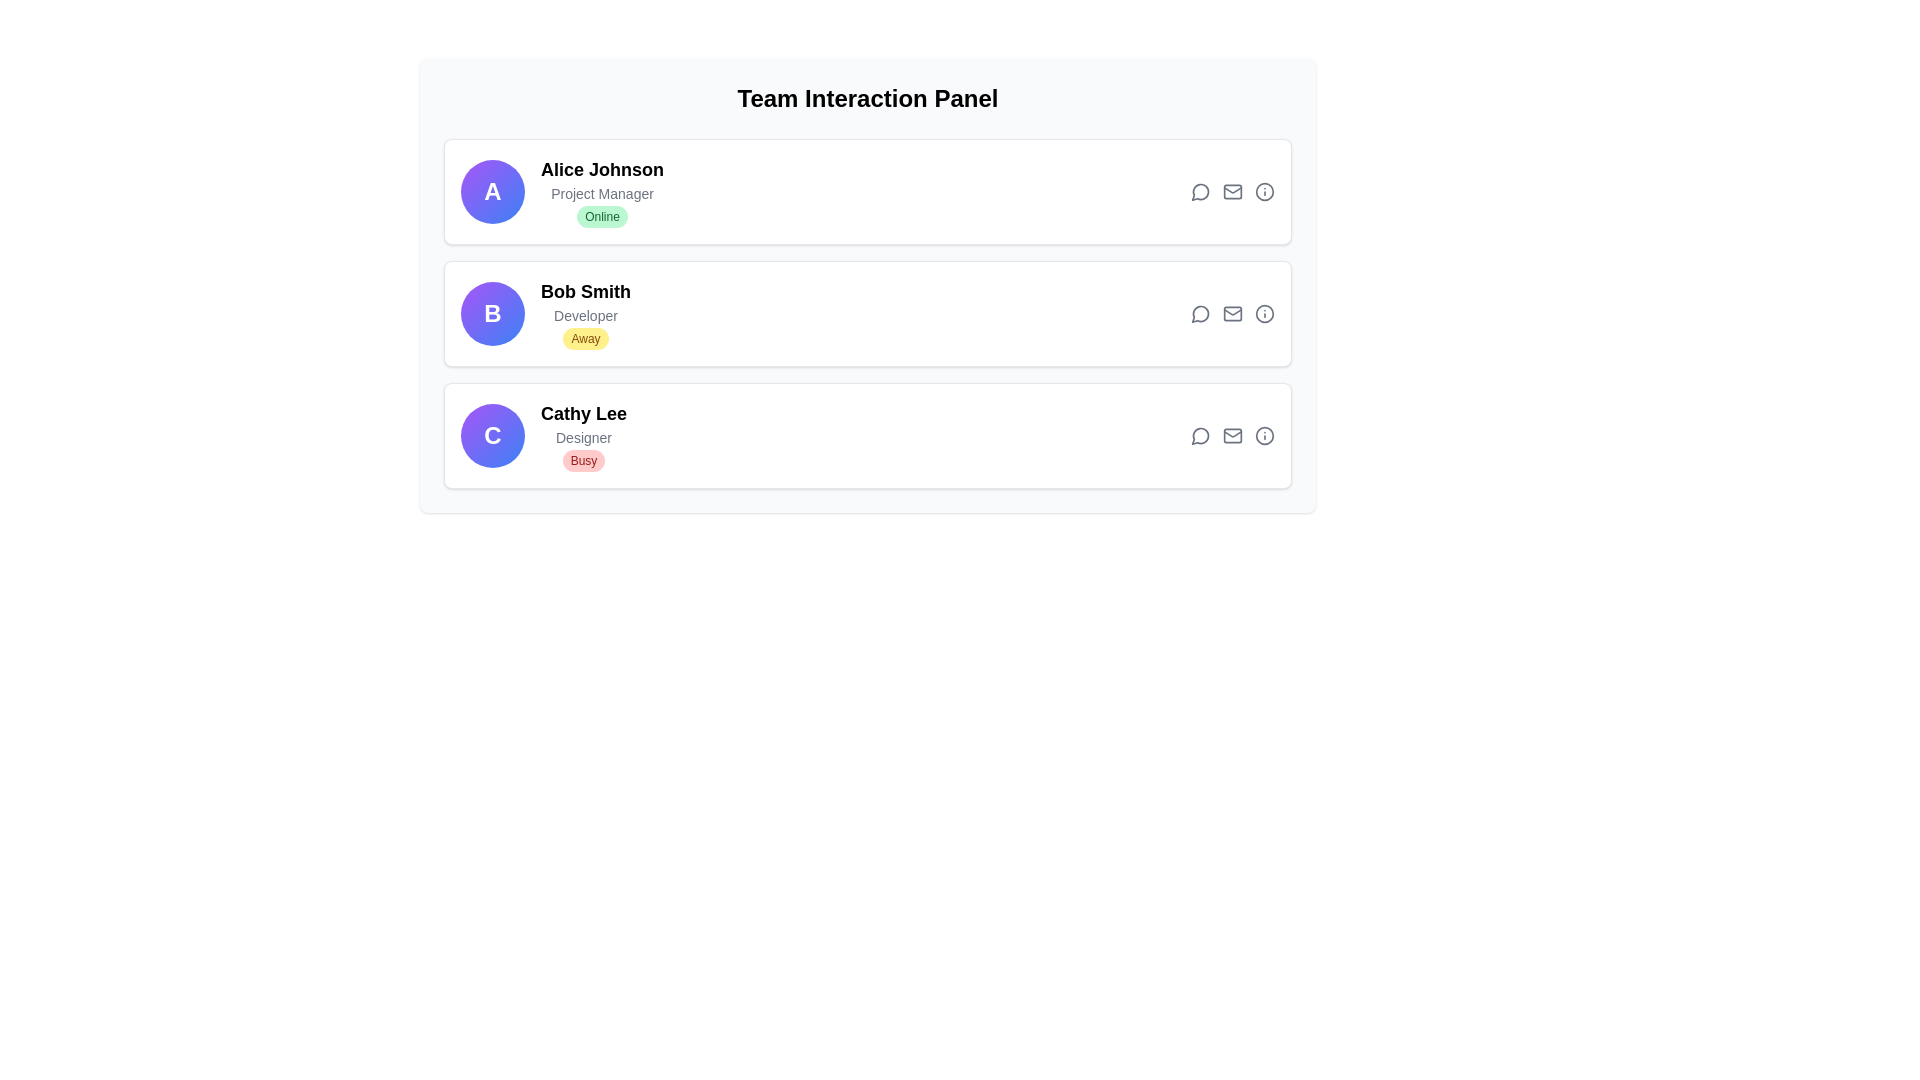 The height and width of the screenshot is (1080, 1920). Describe the element at coordinates (1232, 313) in the screenshot. I see `the envelope icon located in the middle row of the team interaction panel, to the right of the line containing 'Bob Smith'` at that location.